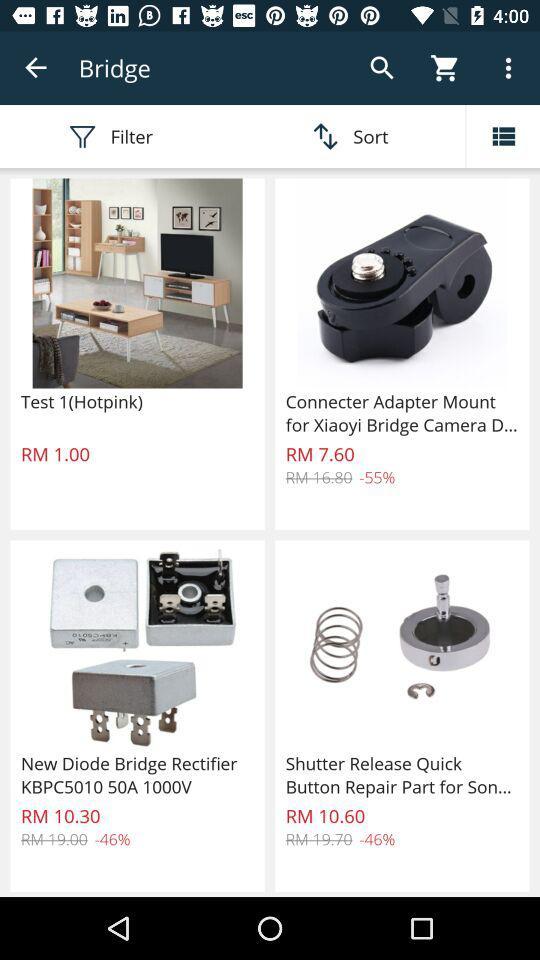 This screenshot has width=540, height=960. I want to click on the list icon, so click(502, 135).